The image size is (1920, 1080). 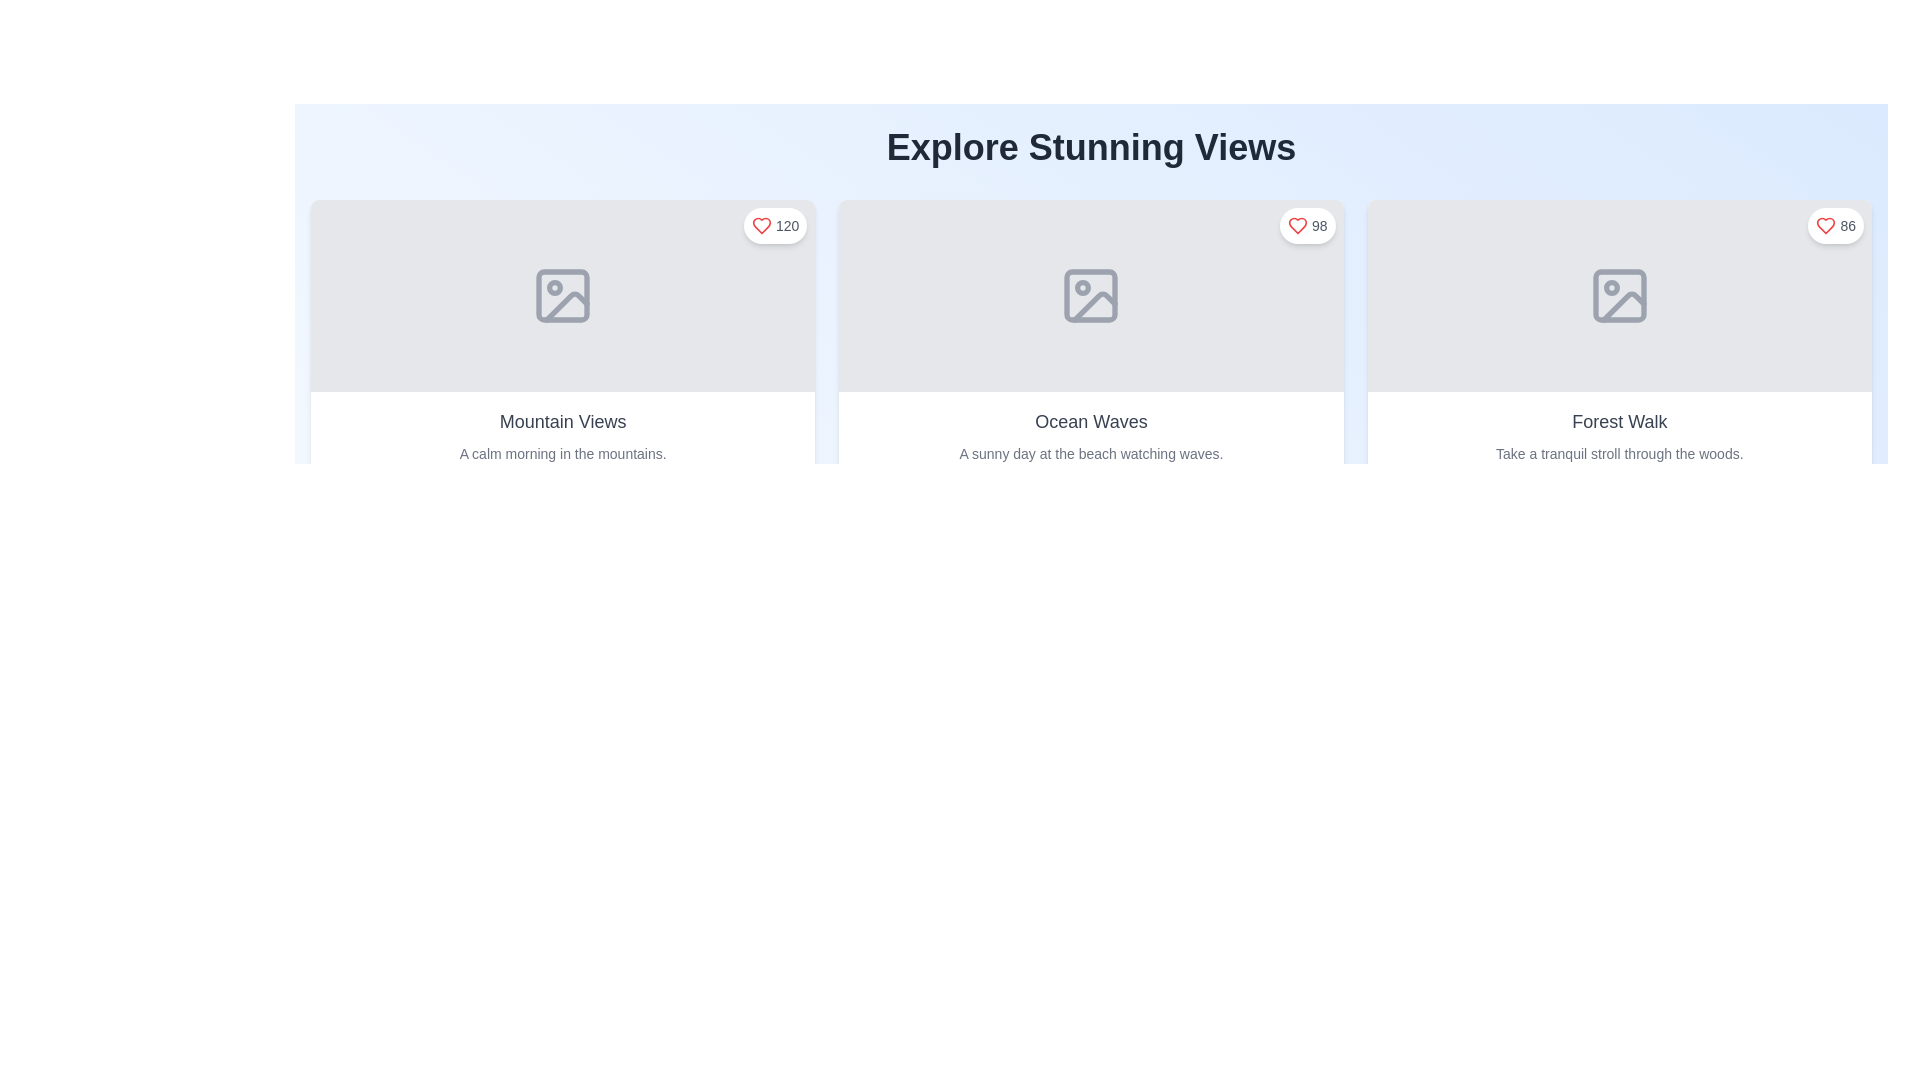 What do you see at coordinates (1619, 420) in the screenshot?
I see `the text element 'Forest Walk' displayed in a medium-weight, large-sized gray font located in the rightmost card of a three-card layout` at bounding box center [1619, 420].